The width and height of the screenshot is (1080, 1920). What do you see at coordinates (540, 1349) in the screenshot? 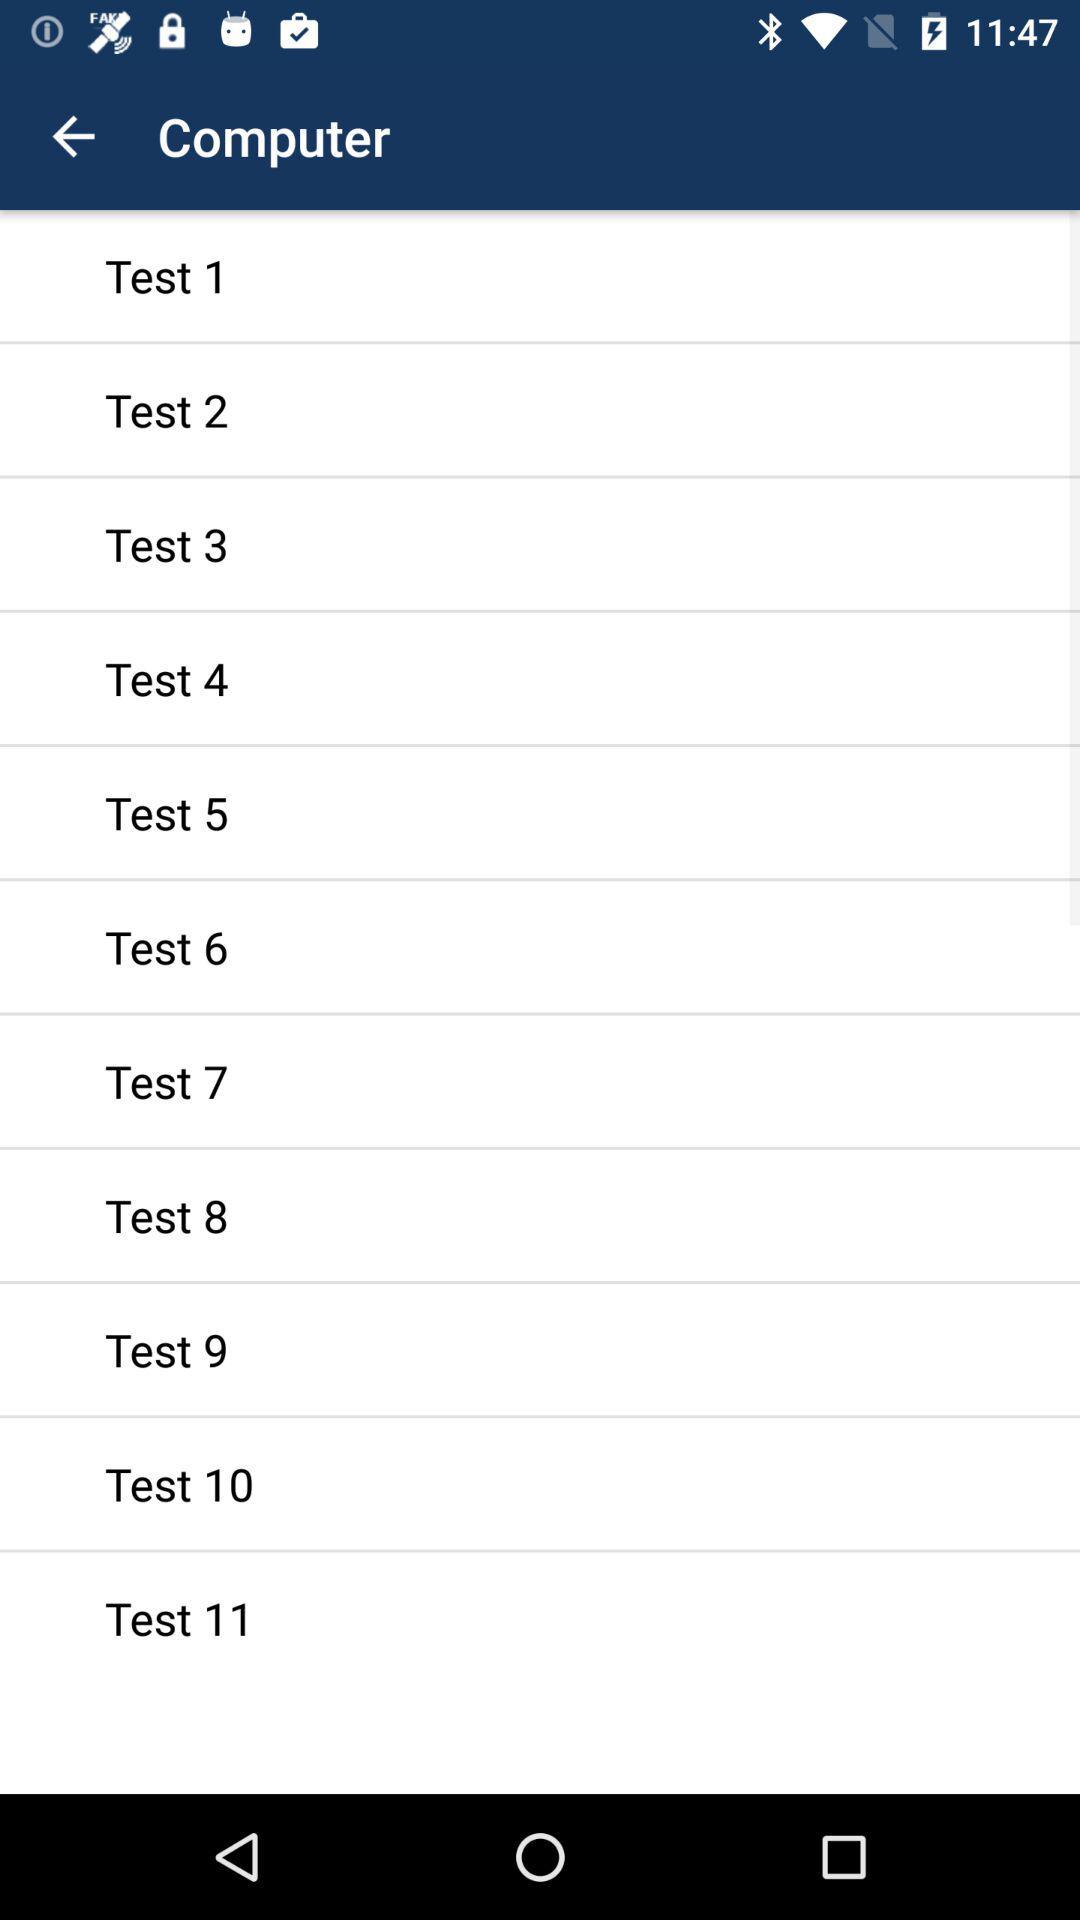
I see `the test 9 icon` at bounding box center [540, 1349].